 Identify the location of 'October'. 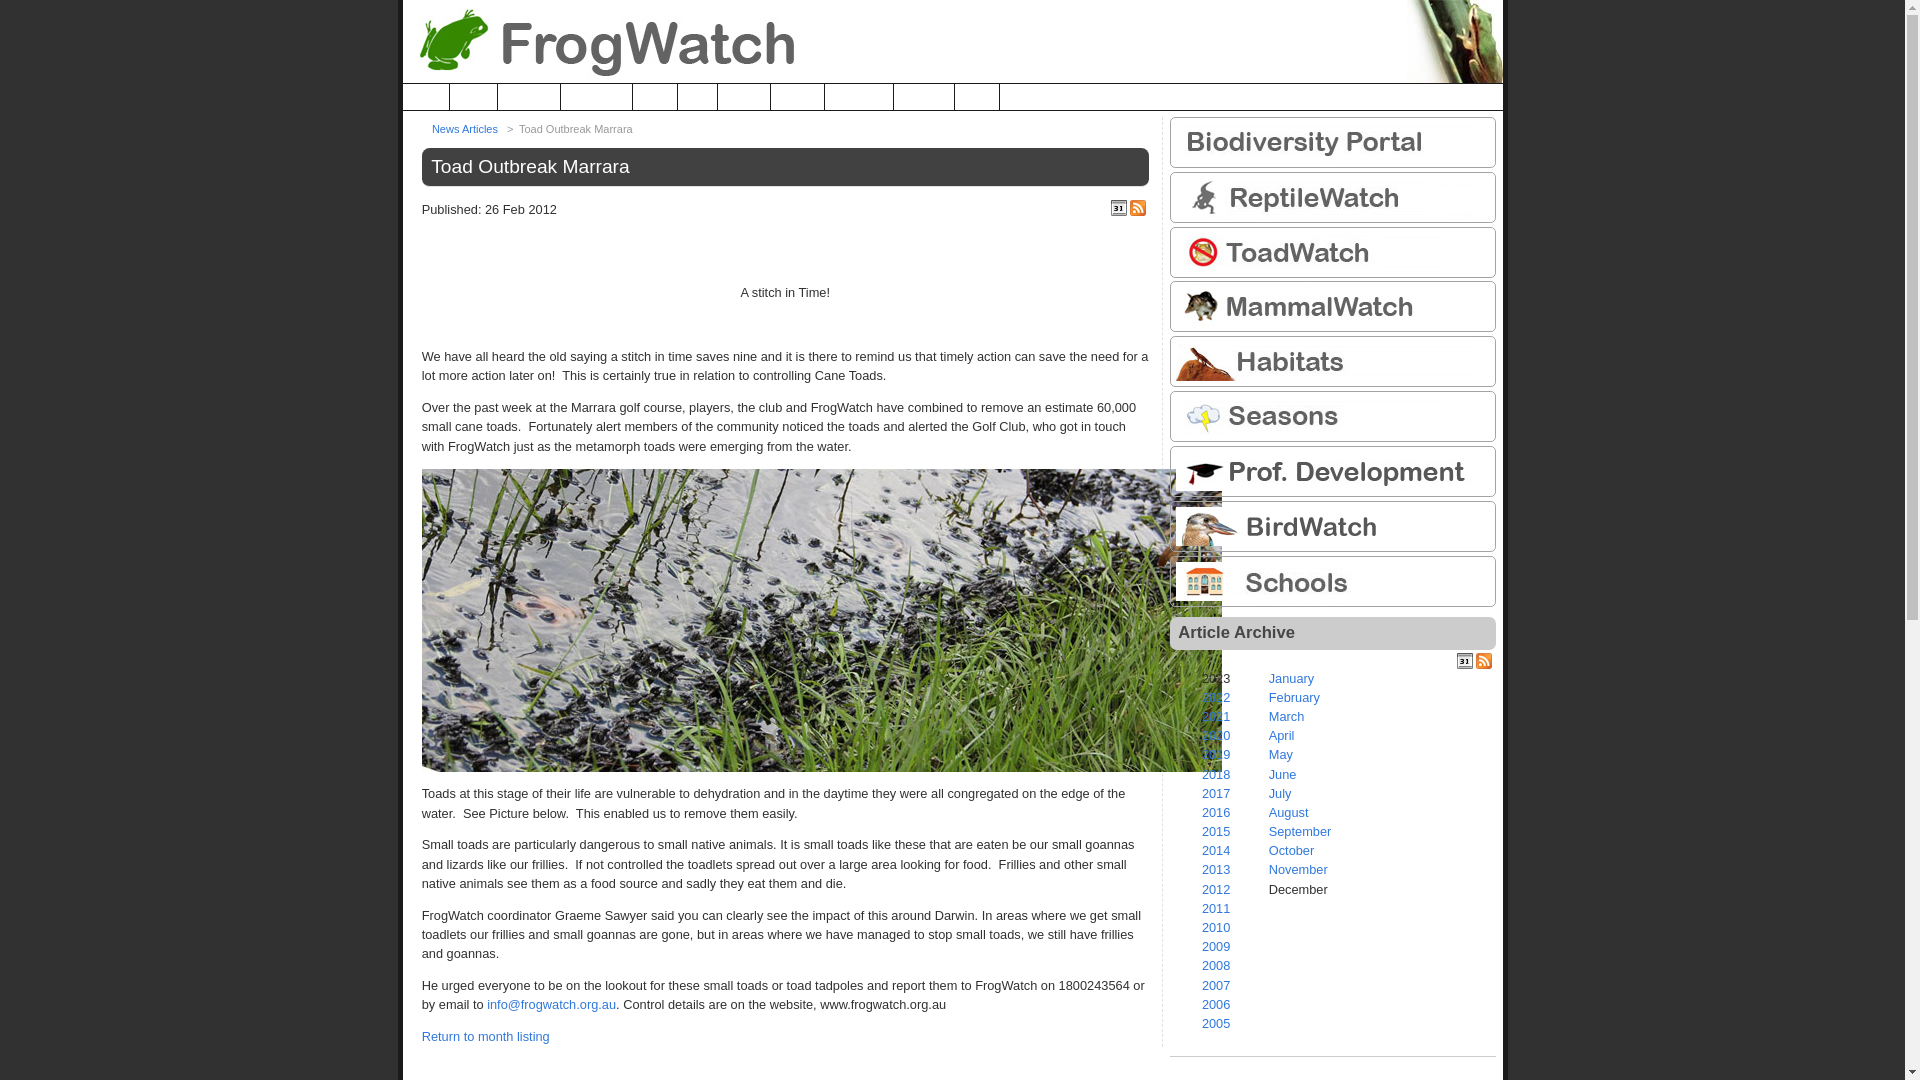
(1291, 850).